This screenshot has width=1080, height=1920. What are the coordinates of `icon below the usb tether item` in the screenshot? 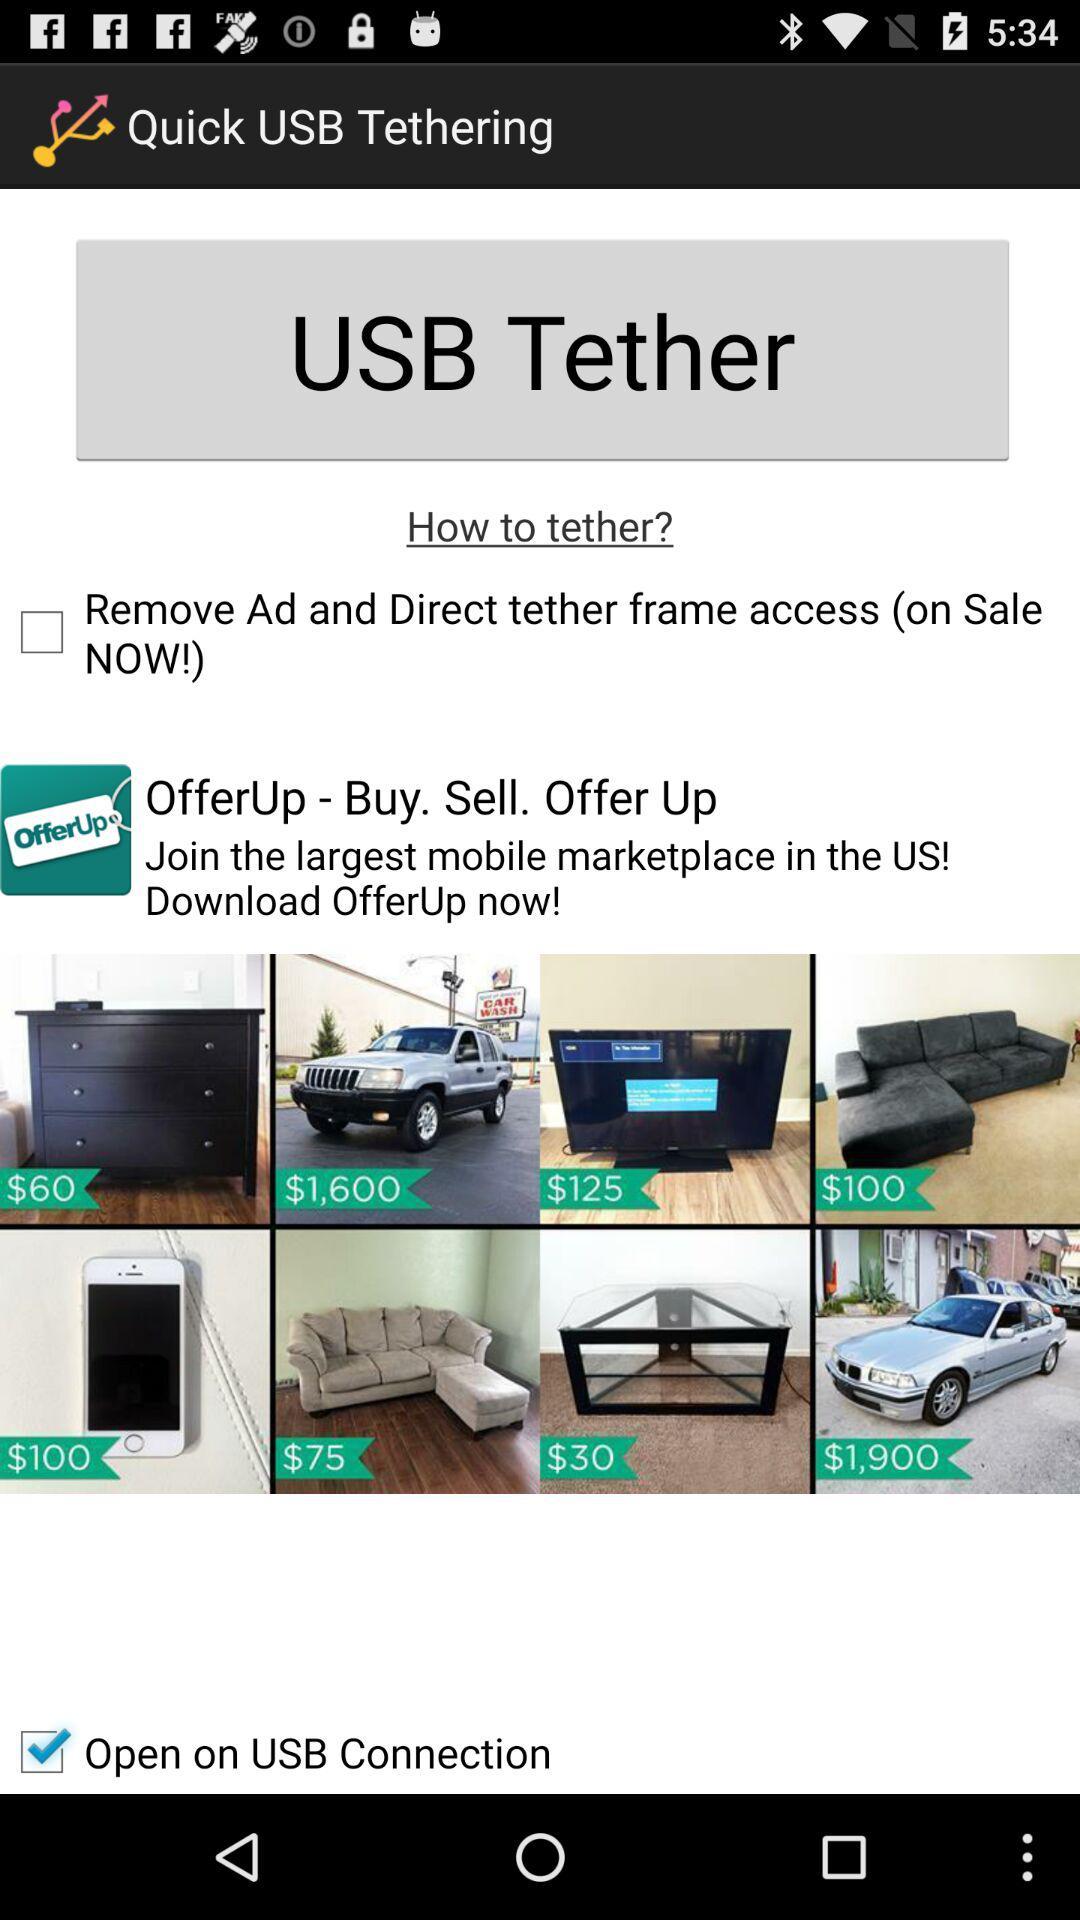 It's located at (540, 524).